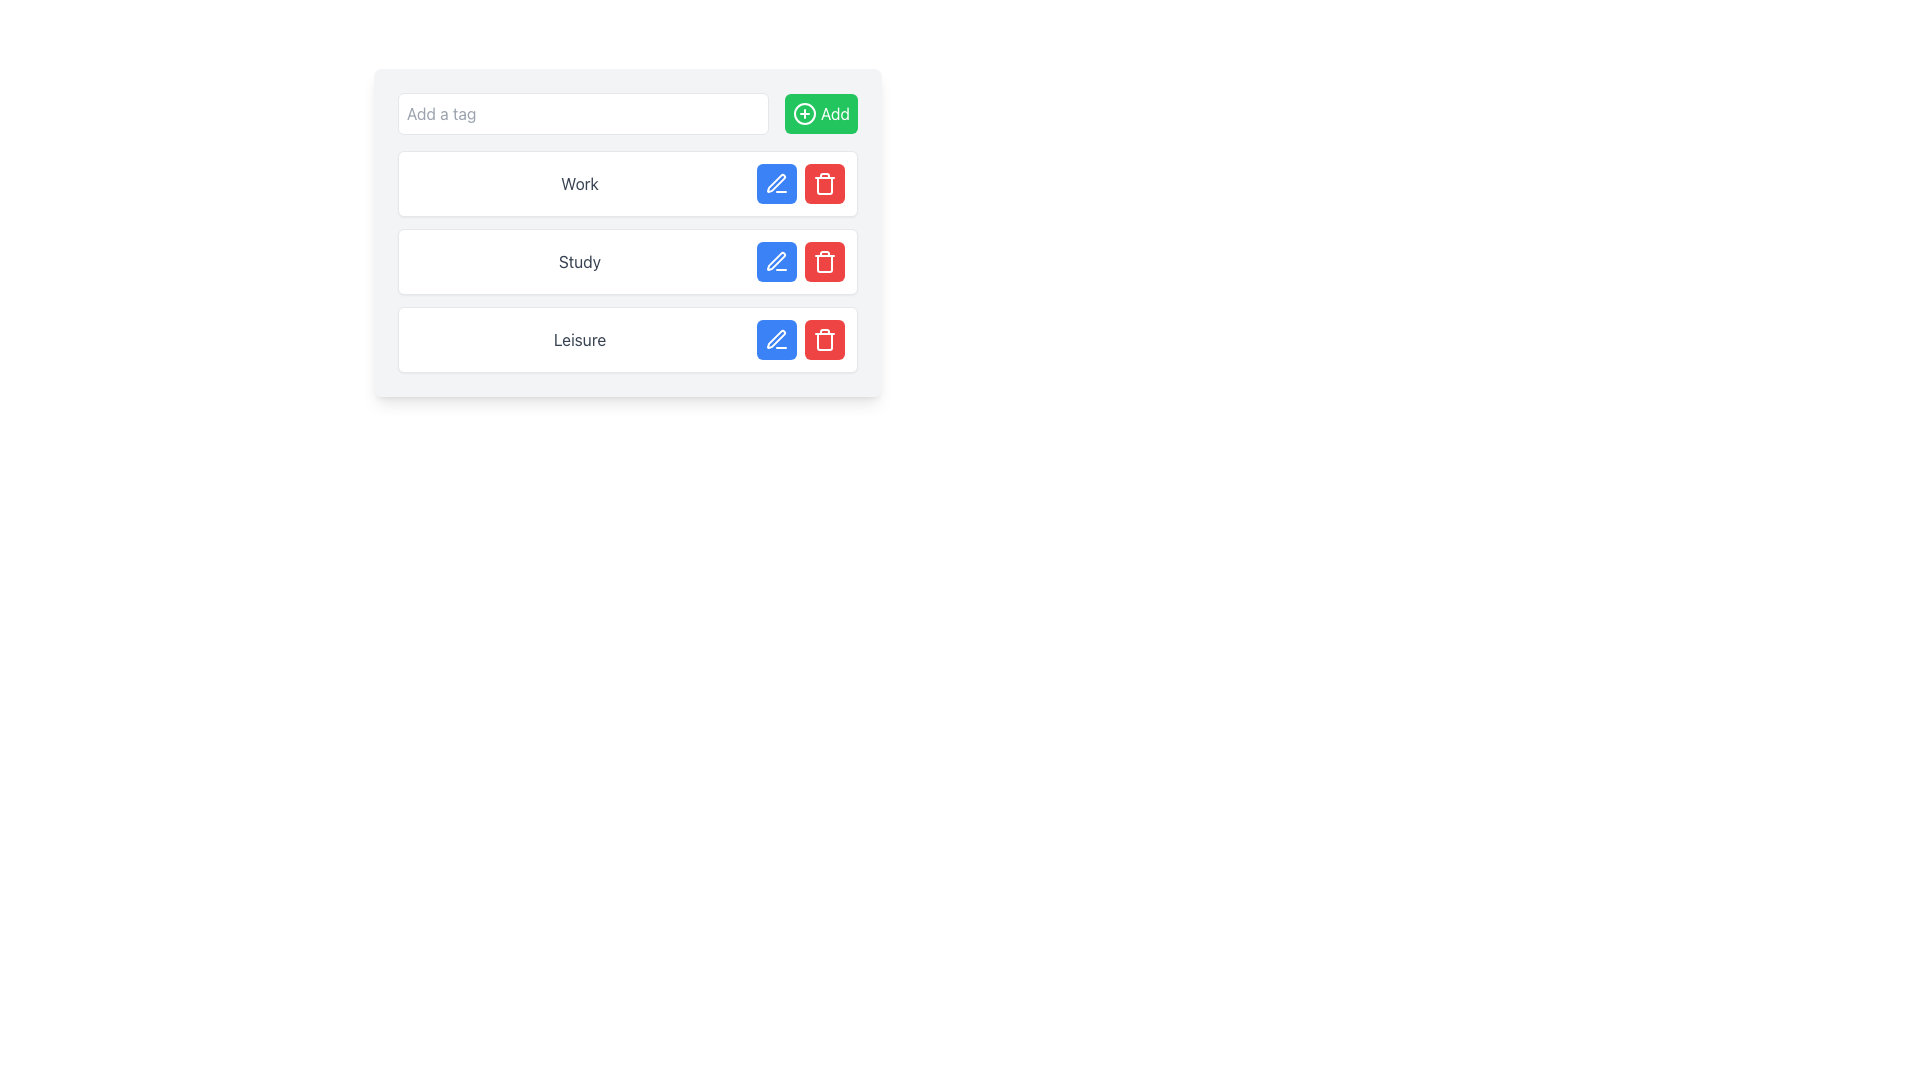  I want to click on the 'Study' Text Label element, which is a bold, dark gray font displayed within a white, rounded rectangular card, located in the middle entry of a vertically stacked list of cards, so click(579, 261).